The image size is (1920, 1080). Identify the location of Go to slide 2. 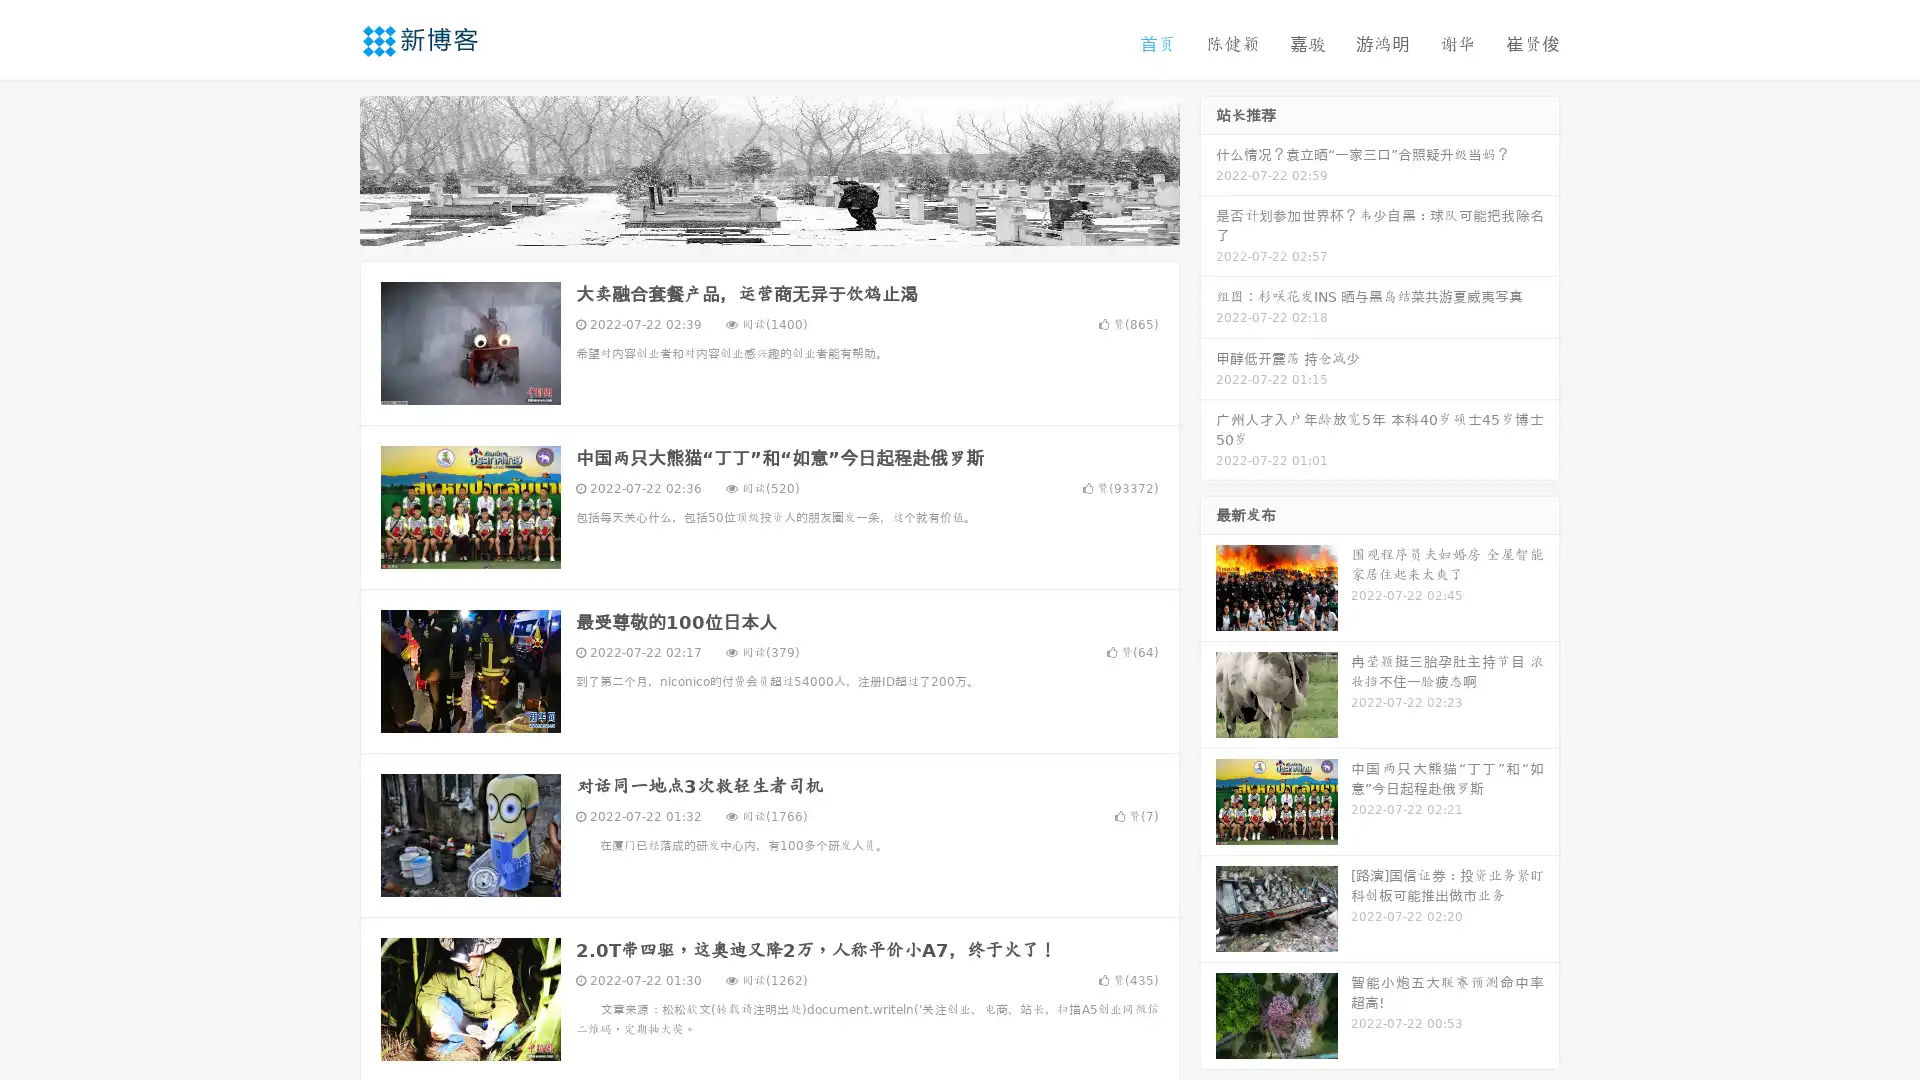
(768, 225).